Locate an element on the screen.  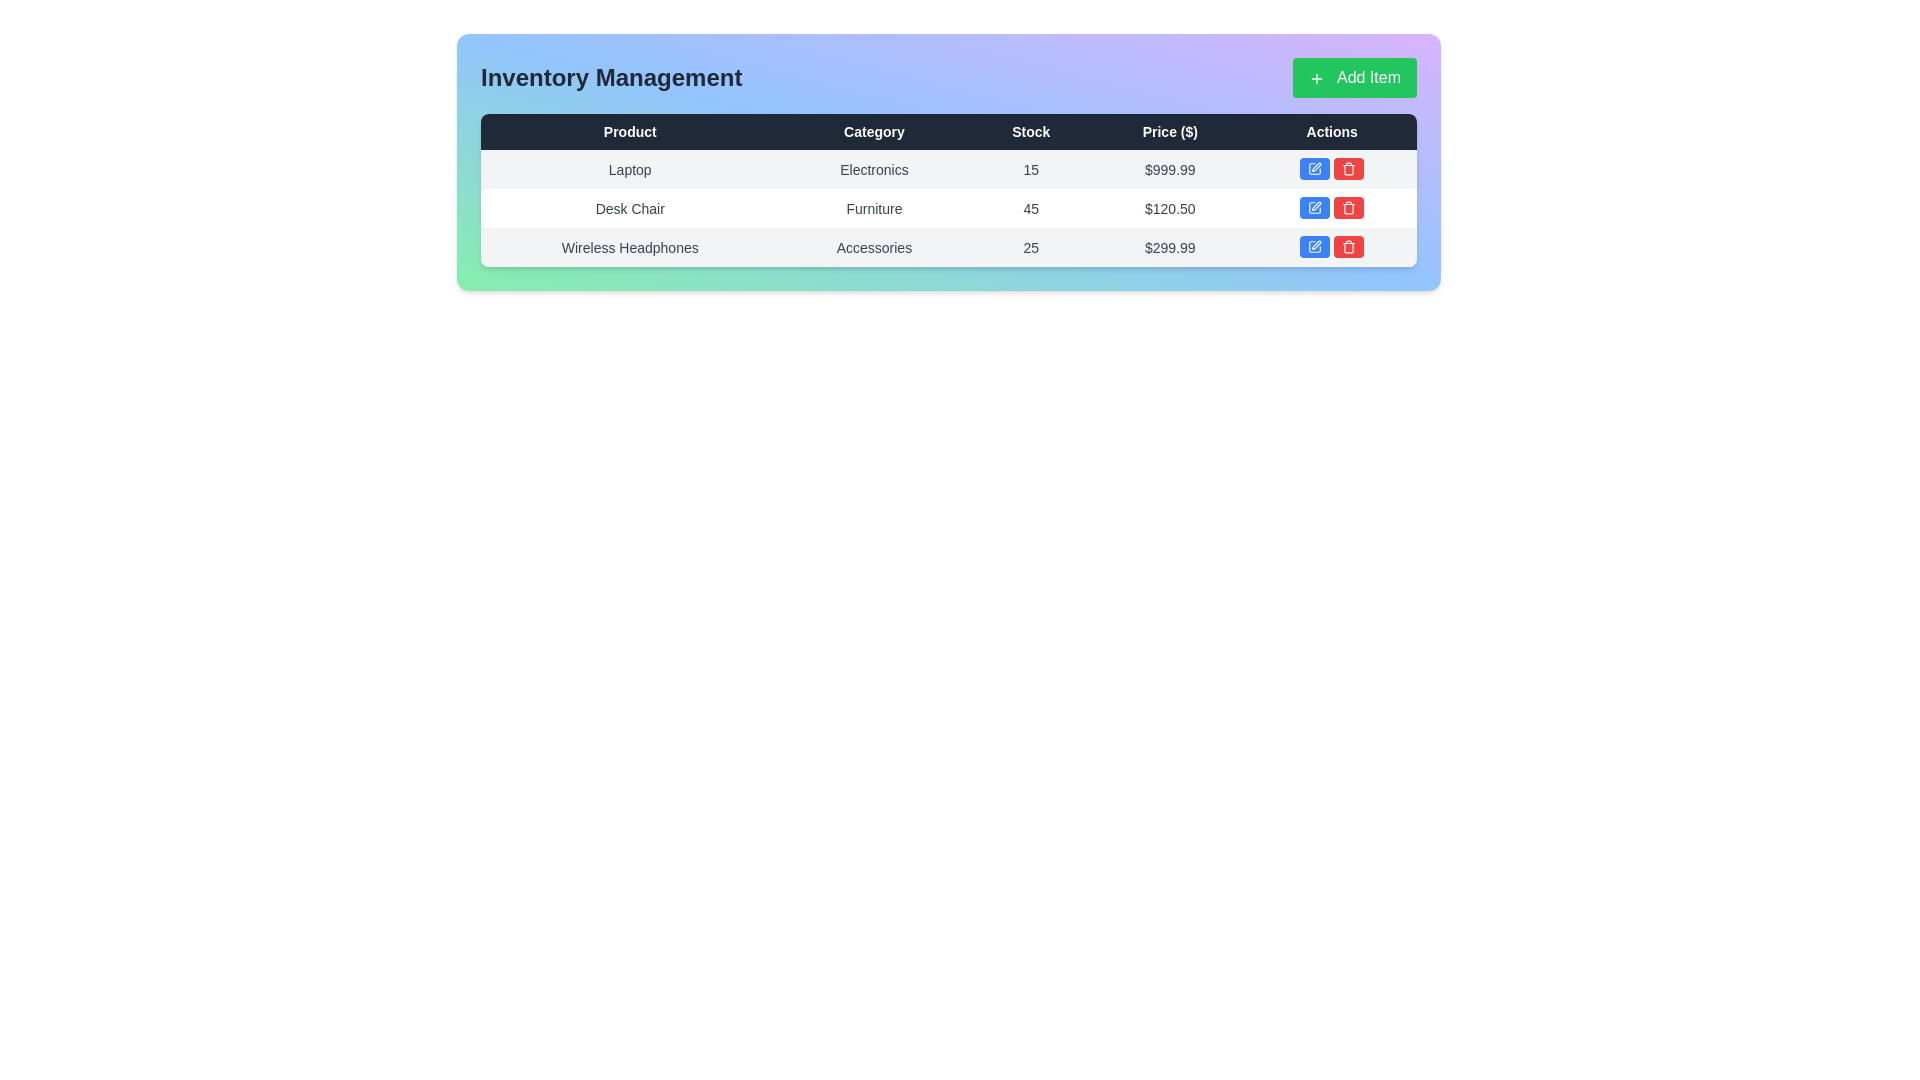
the trash can icon button with a red background, which represents the delete action for the 'Desk Chair' row in the product list is located at coordinates (1349, 168).